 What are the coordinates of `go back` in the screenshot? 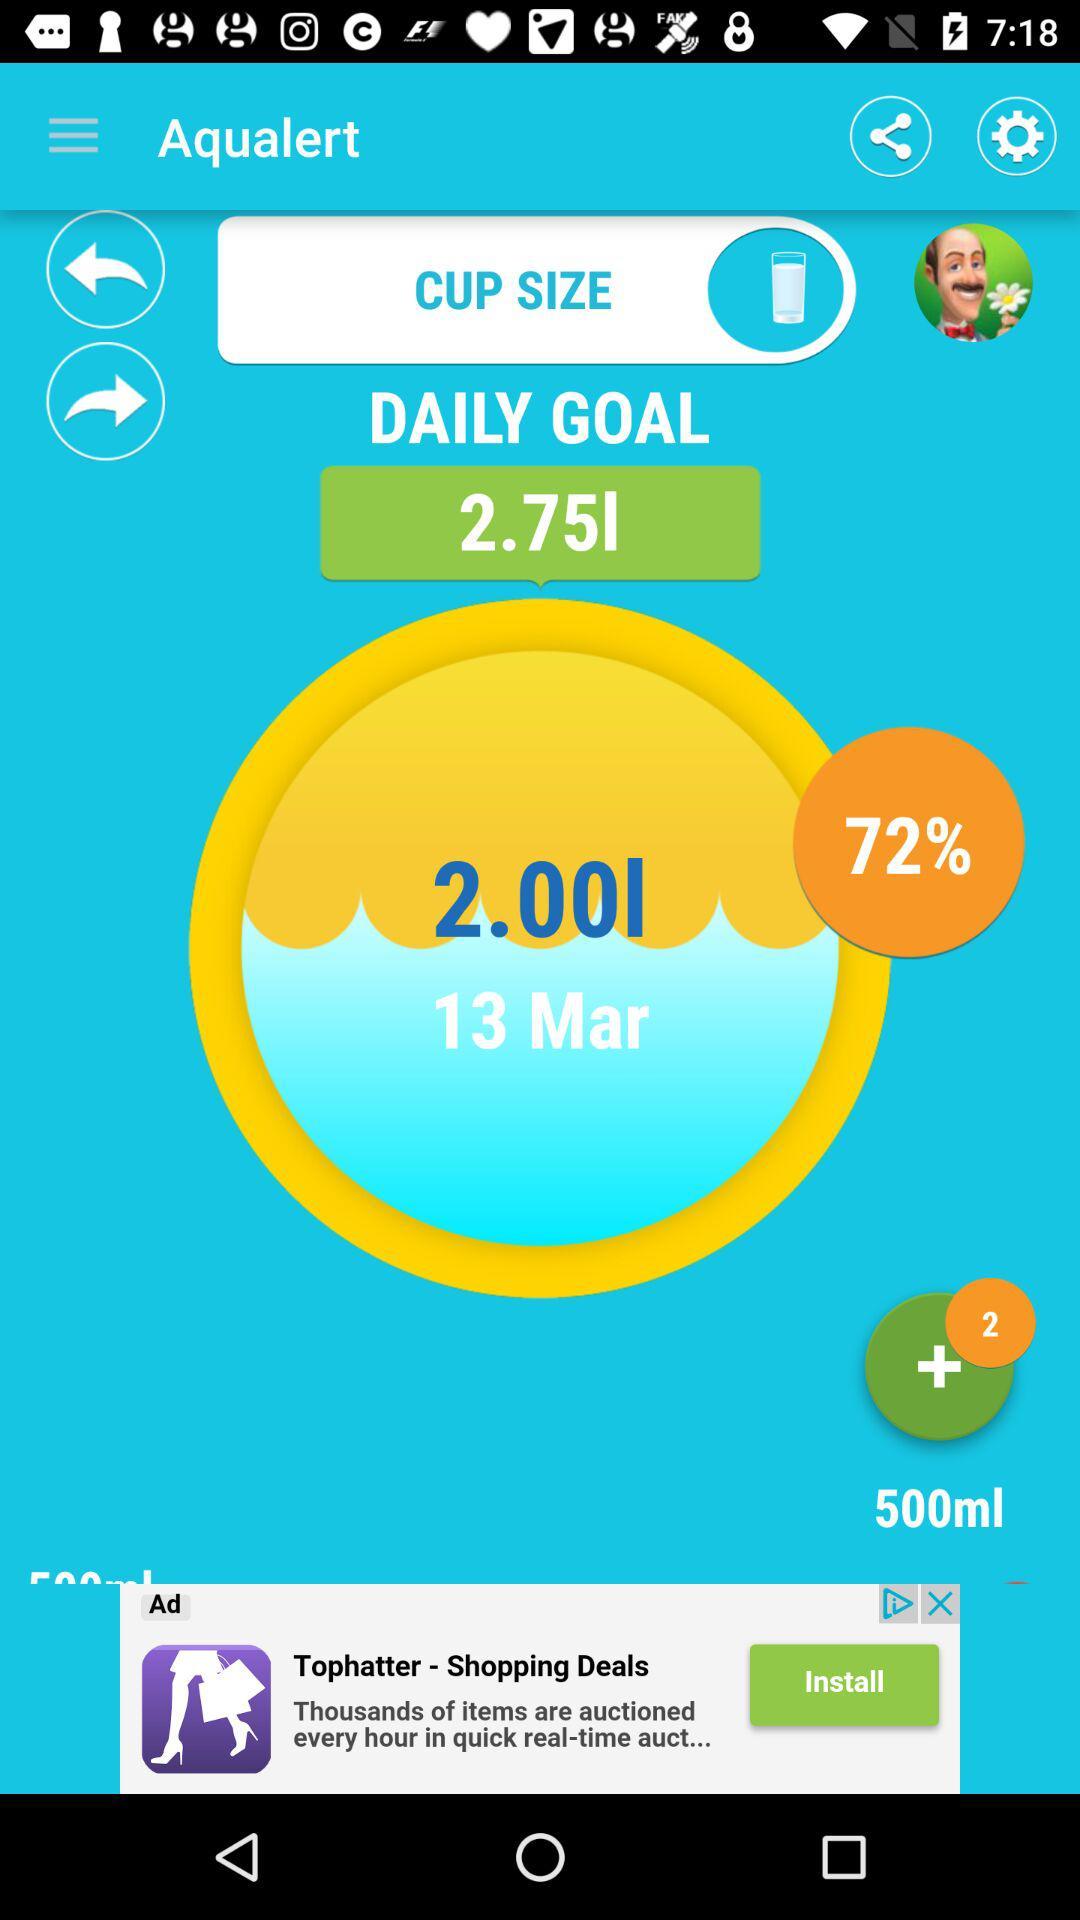 It's located at (105, 268).